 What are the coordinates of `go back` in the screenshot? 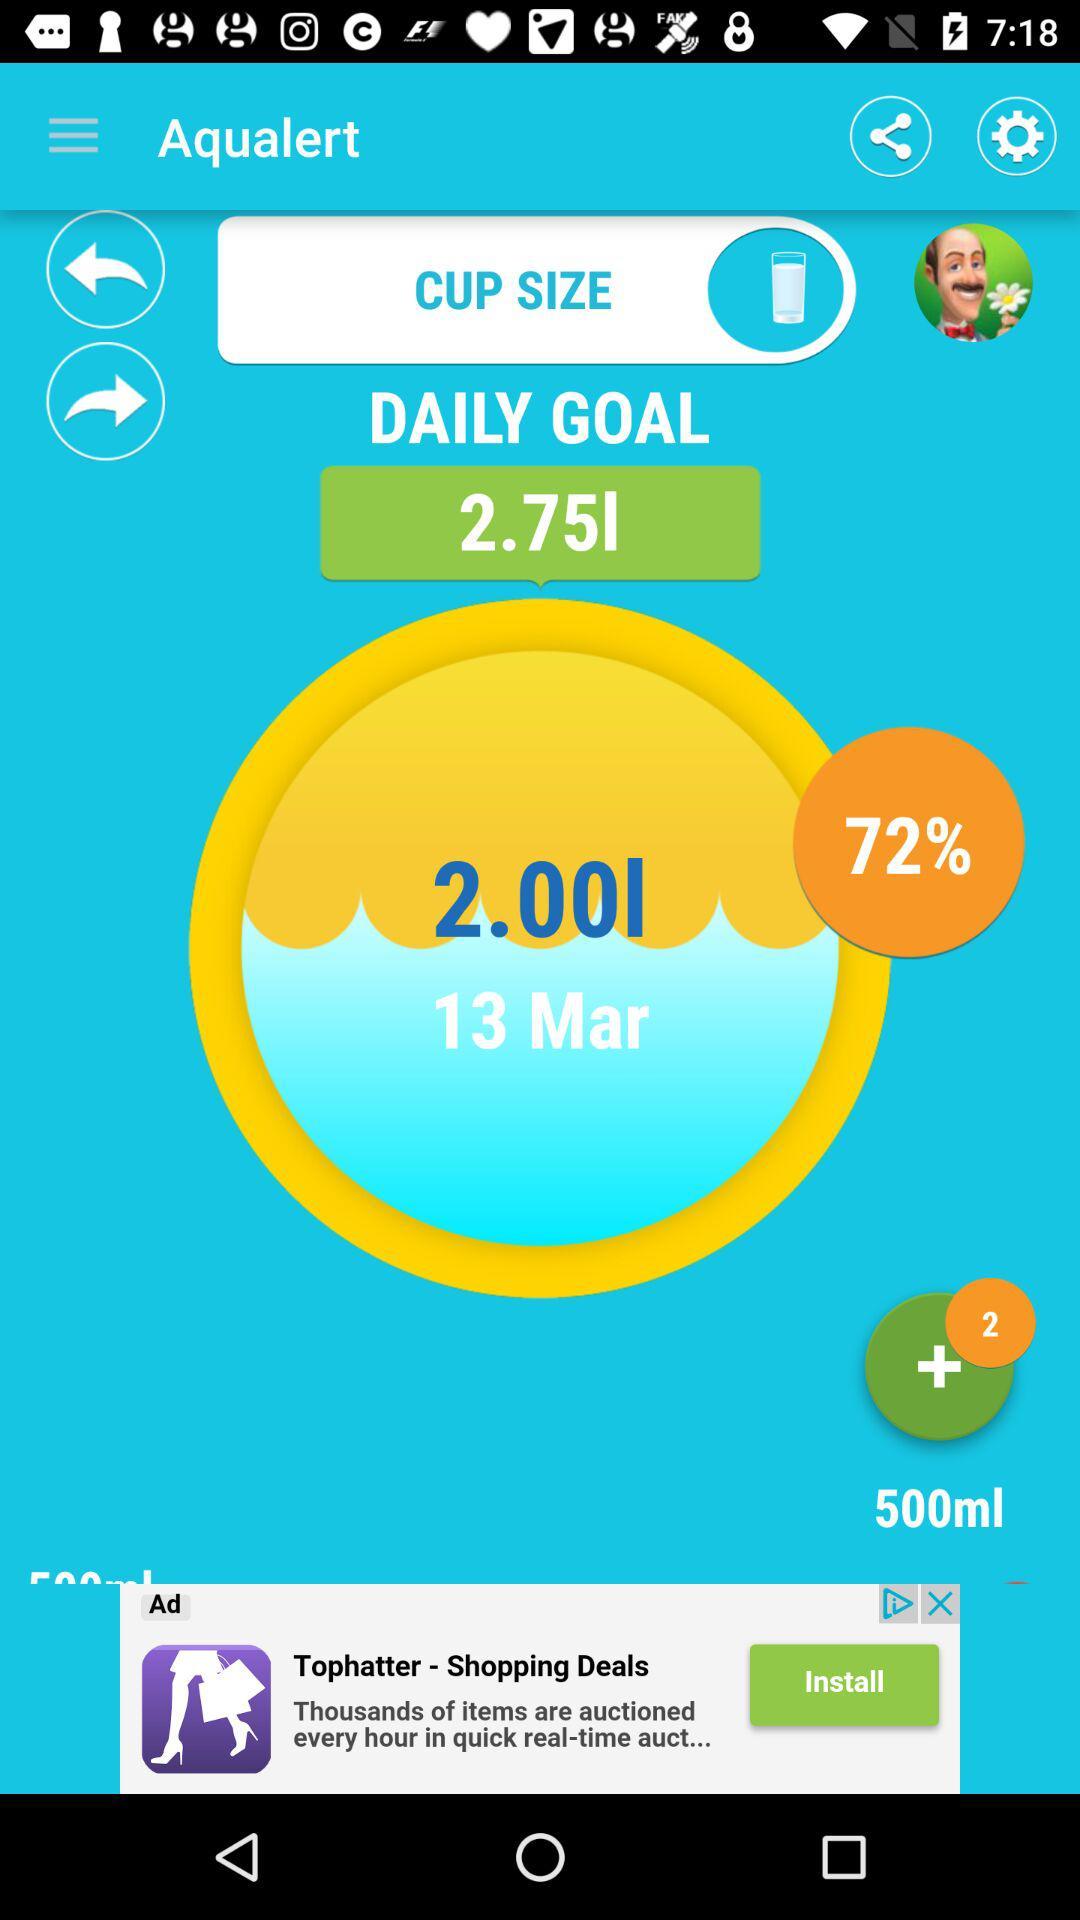 It's located at (105, 268).